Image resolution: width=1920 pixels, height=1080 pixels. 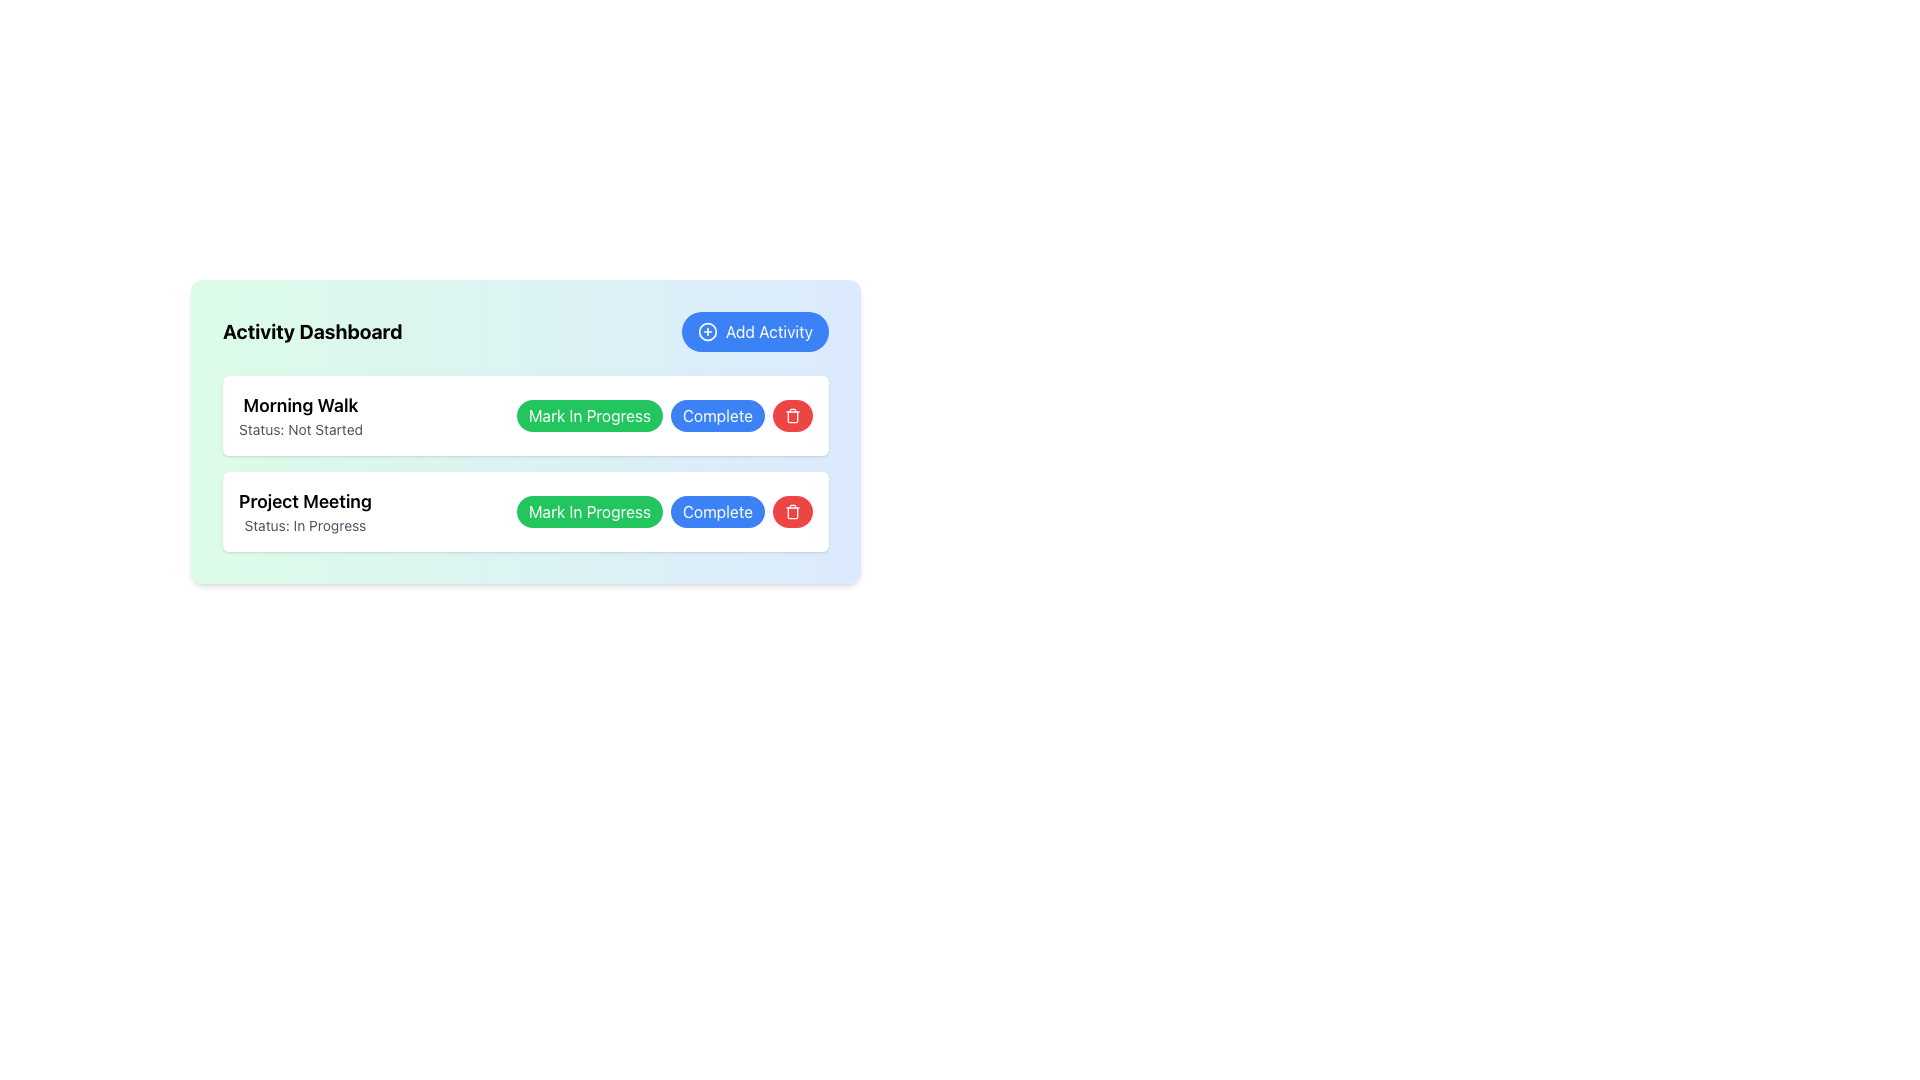 What do you see at coordinates (304, 511) in the screenshot?
I see `the Text Block that displays the title 'Project Meeting' and the status 'Status: In Progress', located within the second task card below 'Morning Walk'` at bounding box center [304, 511].